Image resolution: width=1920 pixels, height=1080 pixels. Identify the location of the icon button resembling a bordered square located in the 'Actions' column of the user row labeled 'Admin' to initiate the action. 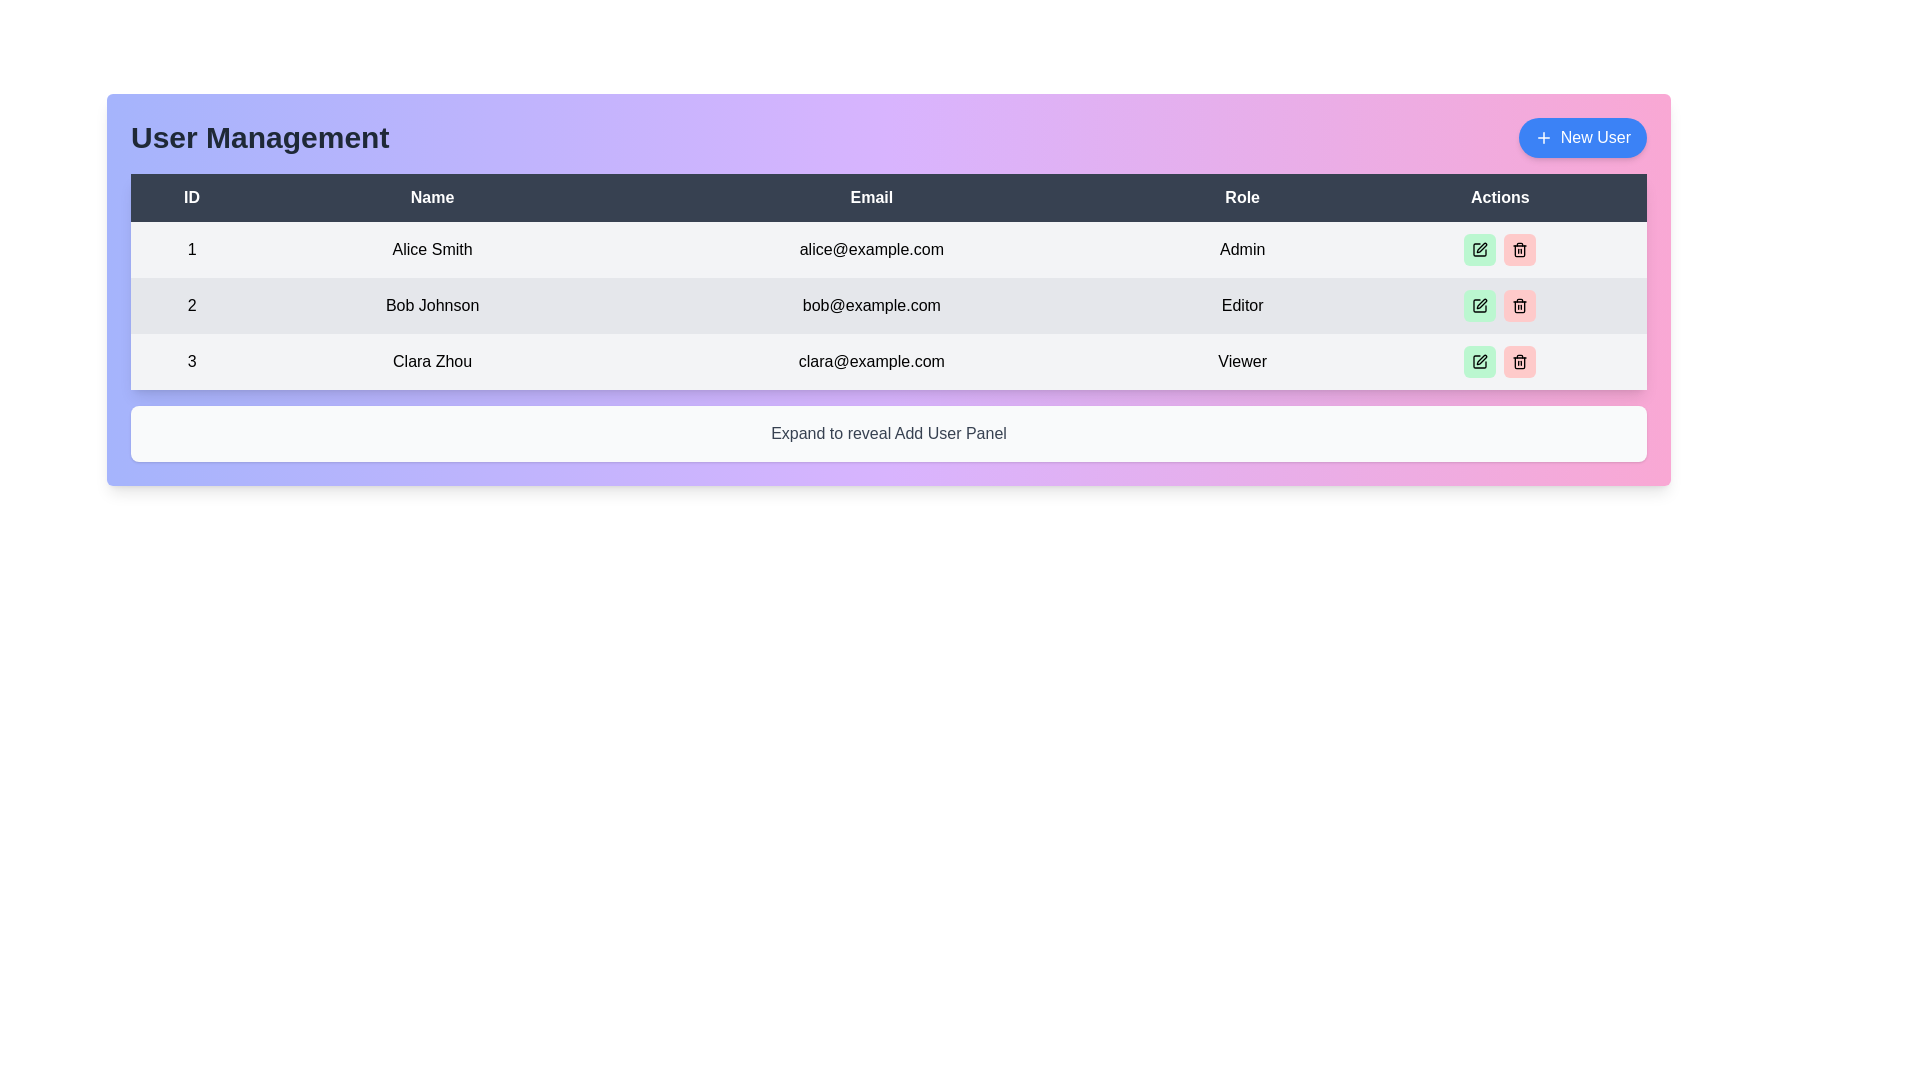
(1479, 249).